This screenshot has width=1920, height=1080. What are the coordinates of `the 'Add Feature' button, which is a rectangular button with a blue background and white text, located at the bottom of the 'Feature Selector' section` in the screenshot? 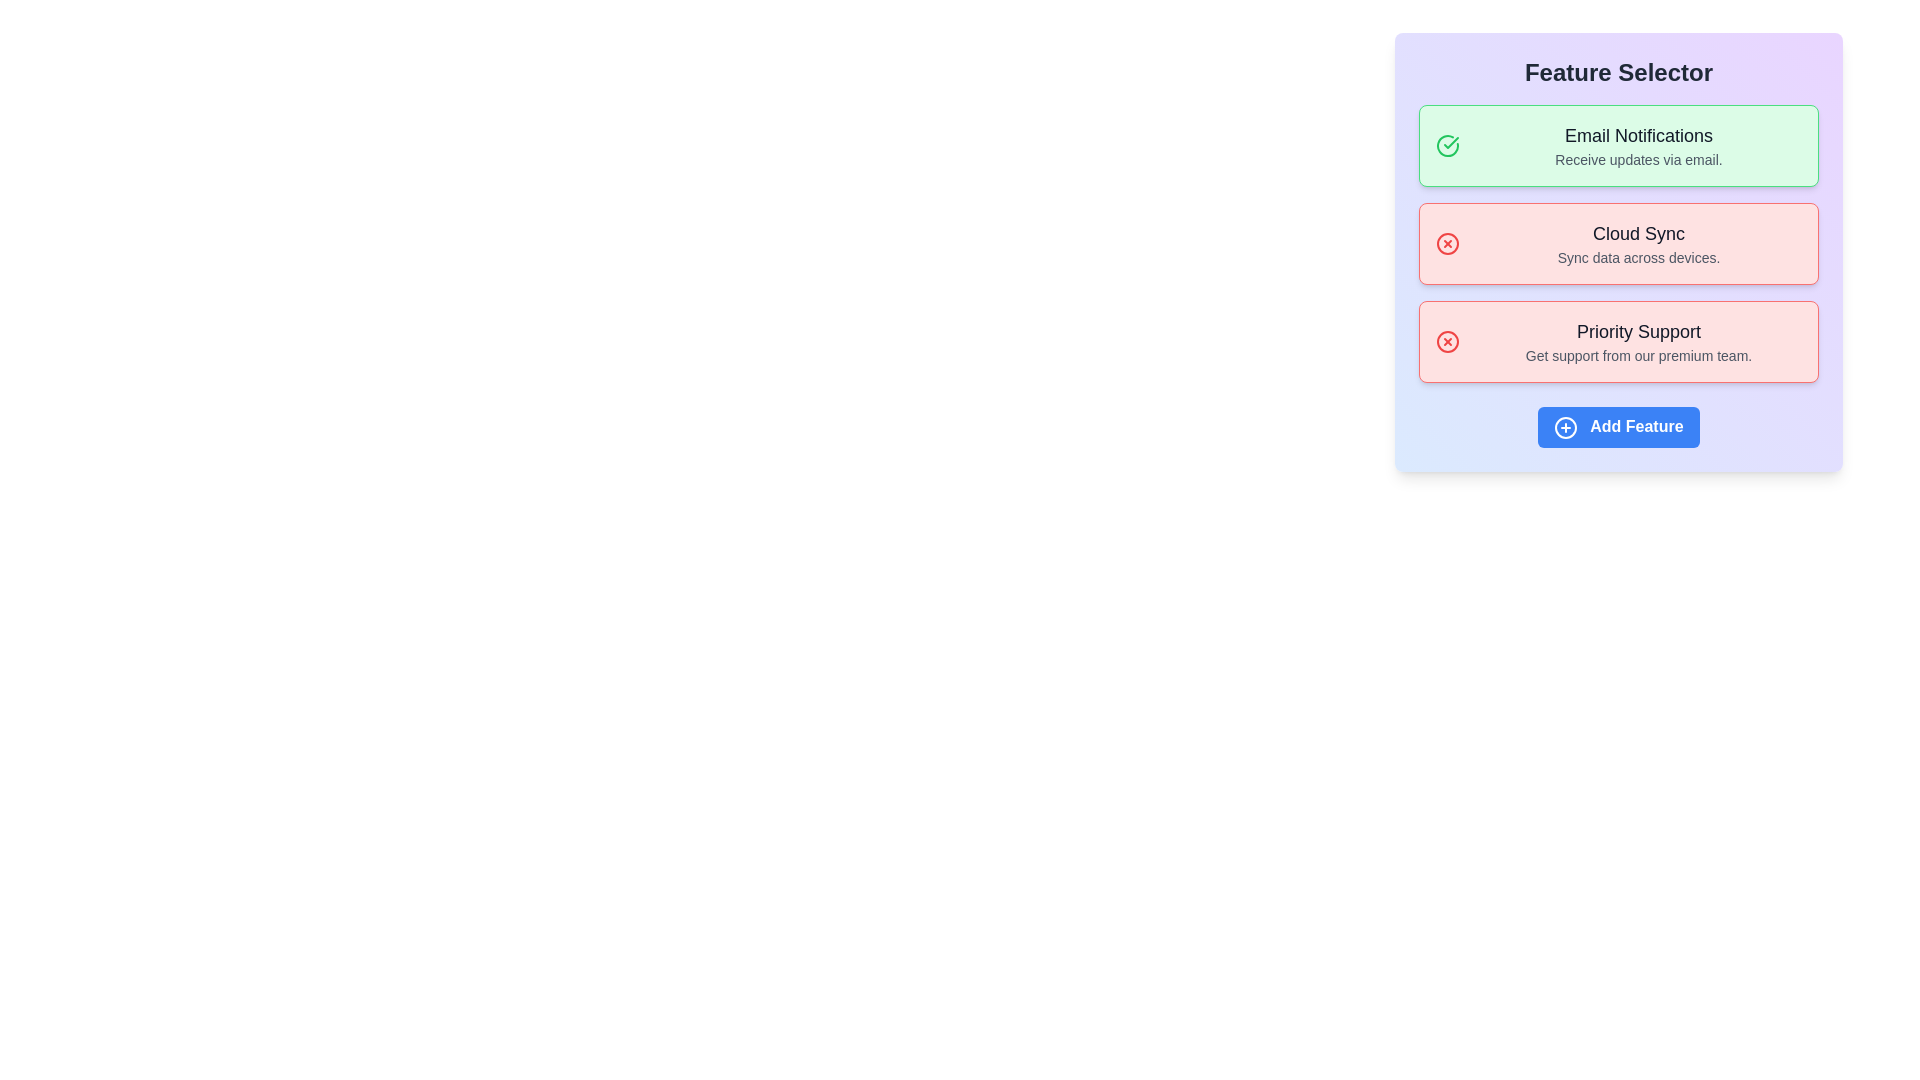 It's located at (1618, 426).